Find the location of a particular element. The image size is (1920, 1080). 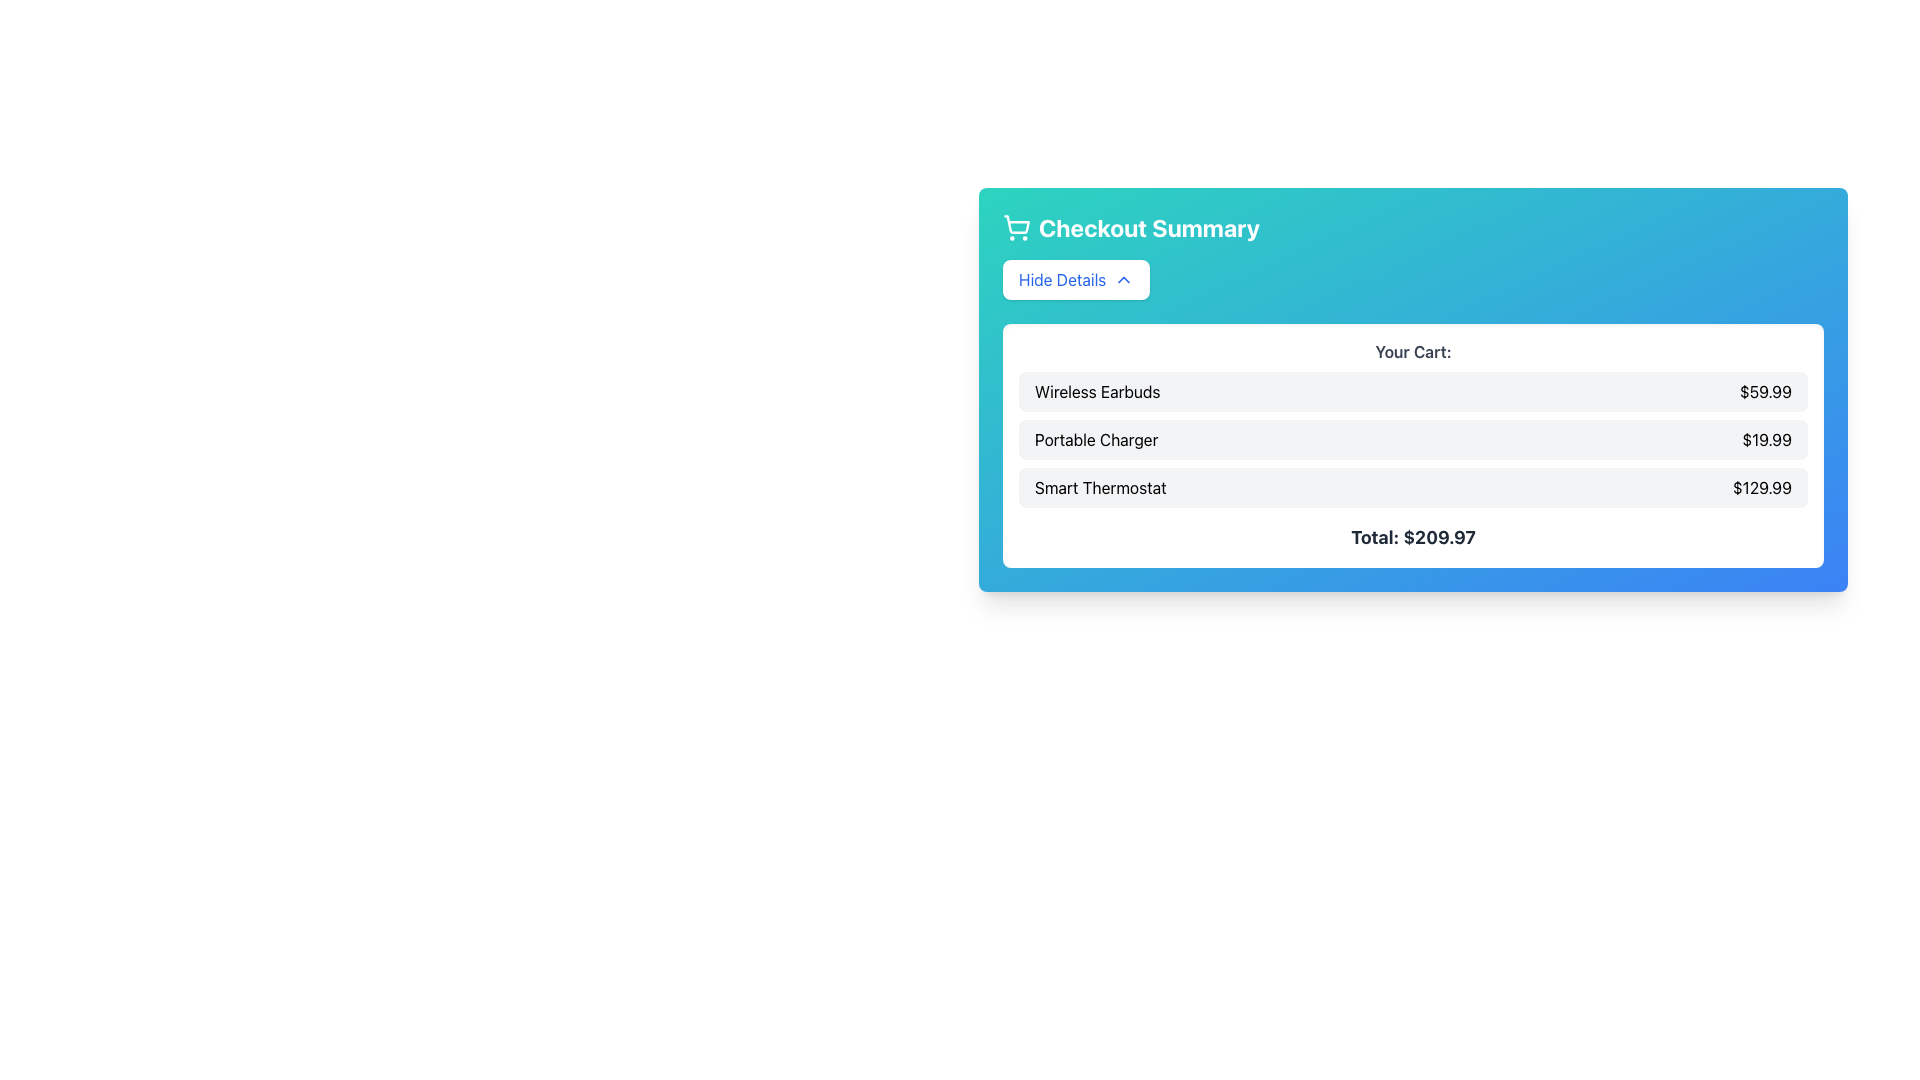

text label identifying the product in the cart summary, located between 'Wireless Earbuds' above and 'Smart Thermostat' below, within the 'Checkout Summary' section is located at coordinates (1095, 438).